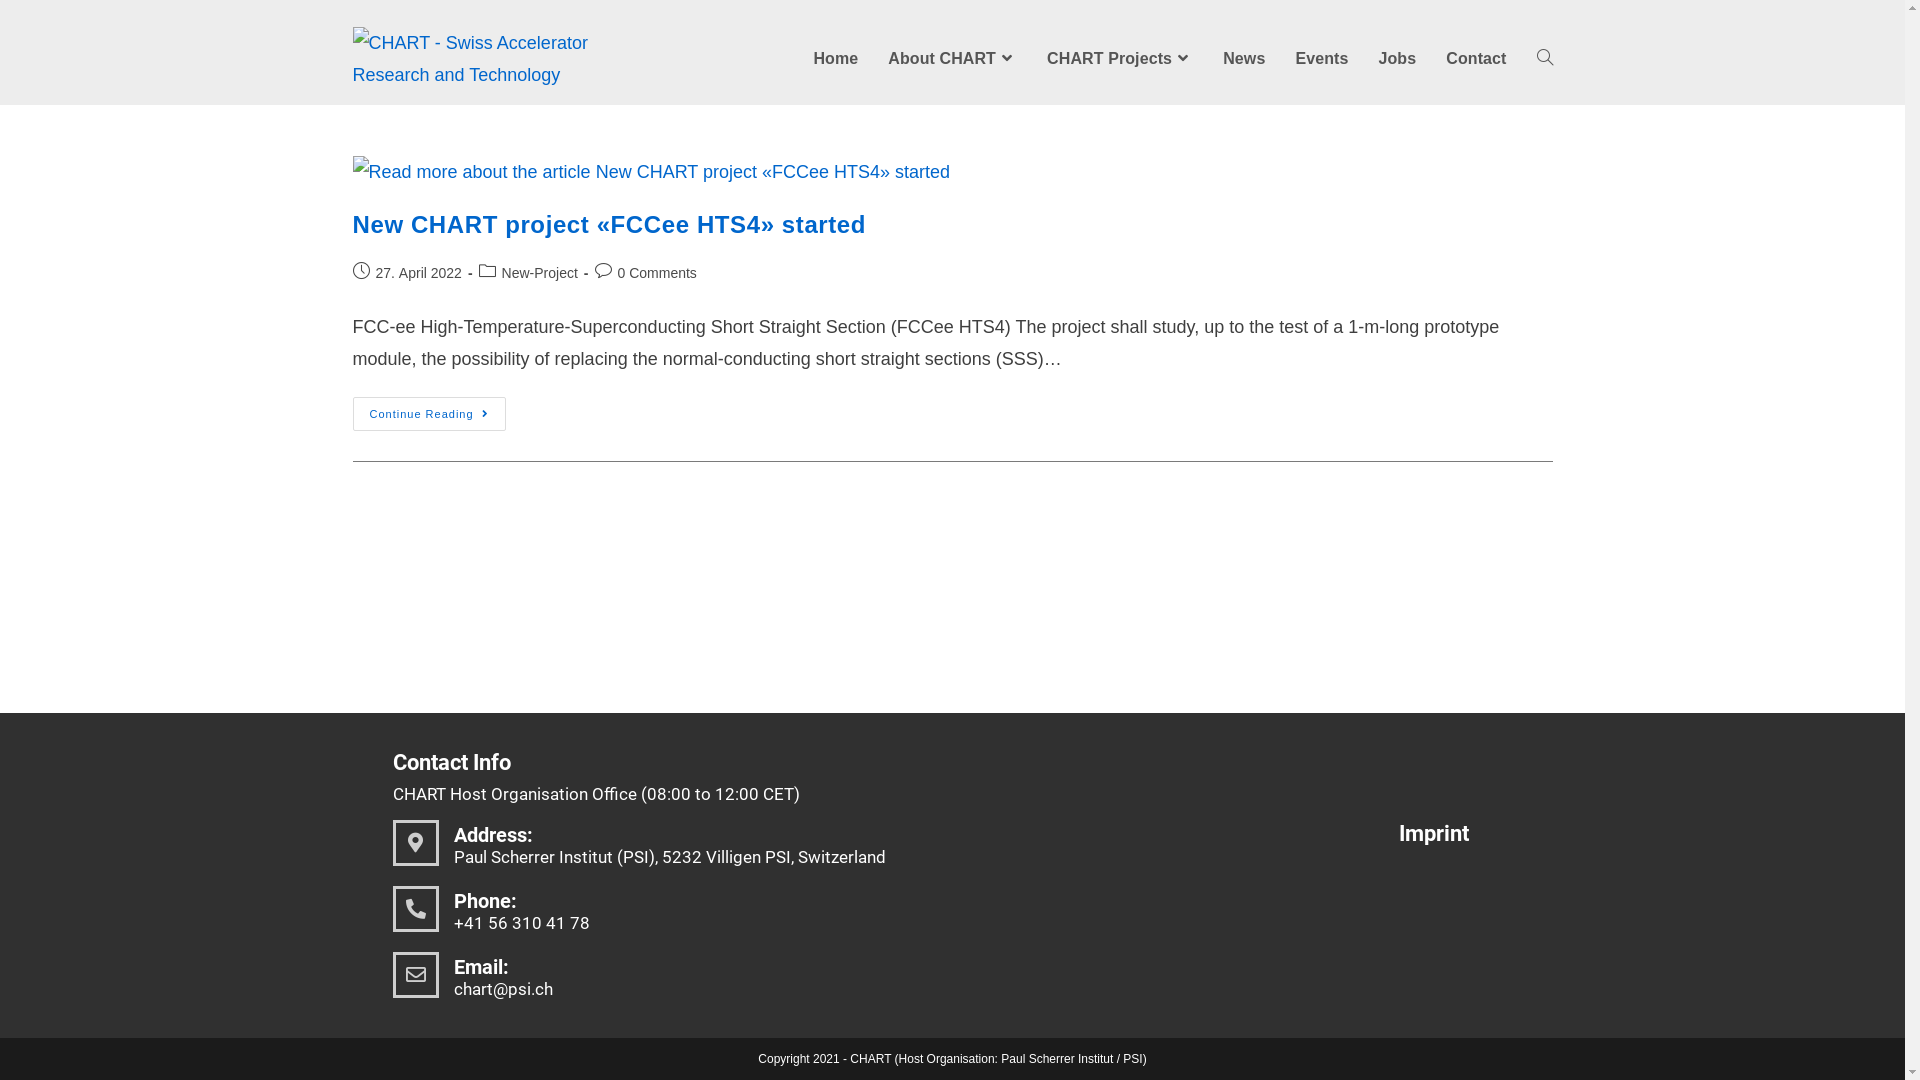 Image resolution: width=1920 pixels, height=1080 pixels. What do you see at coordinates (1118, 57) in the screenshot?
I see `'CHART Projects'` at bounding box center [1118, 57].